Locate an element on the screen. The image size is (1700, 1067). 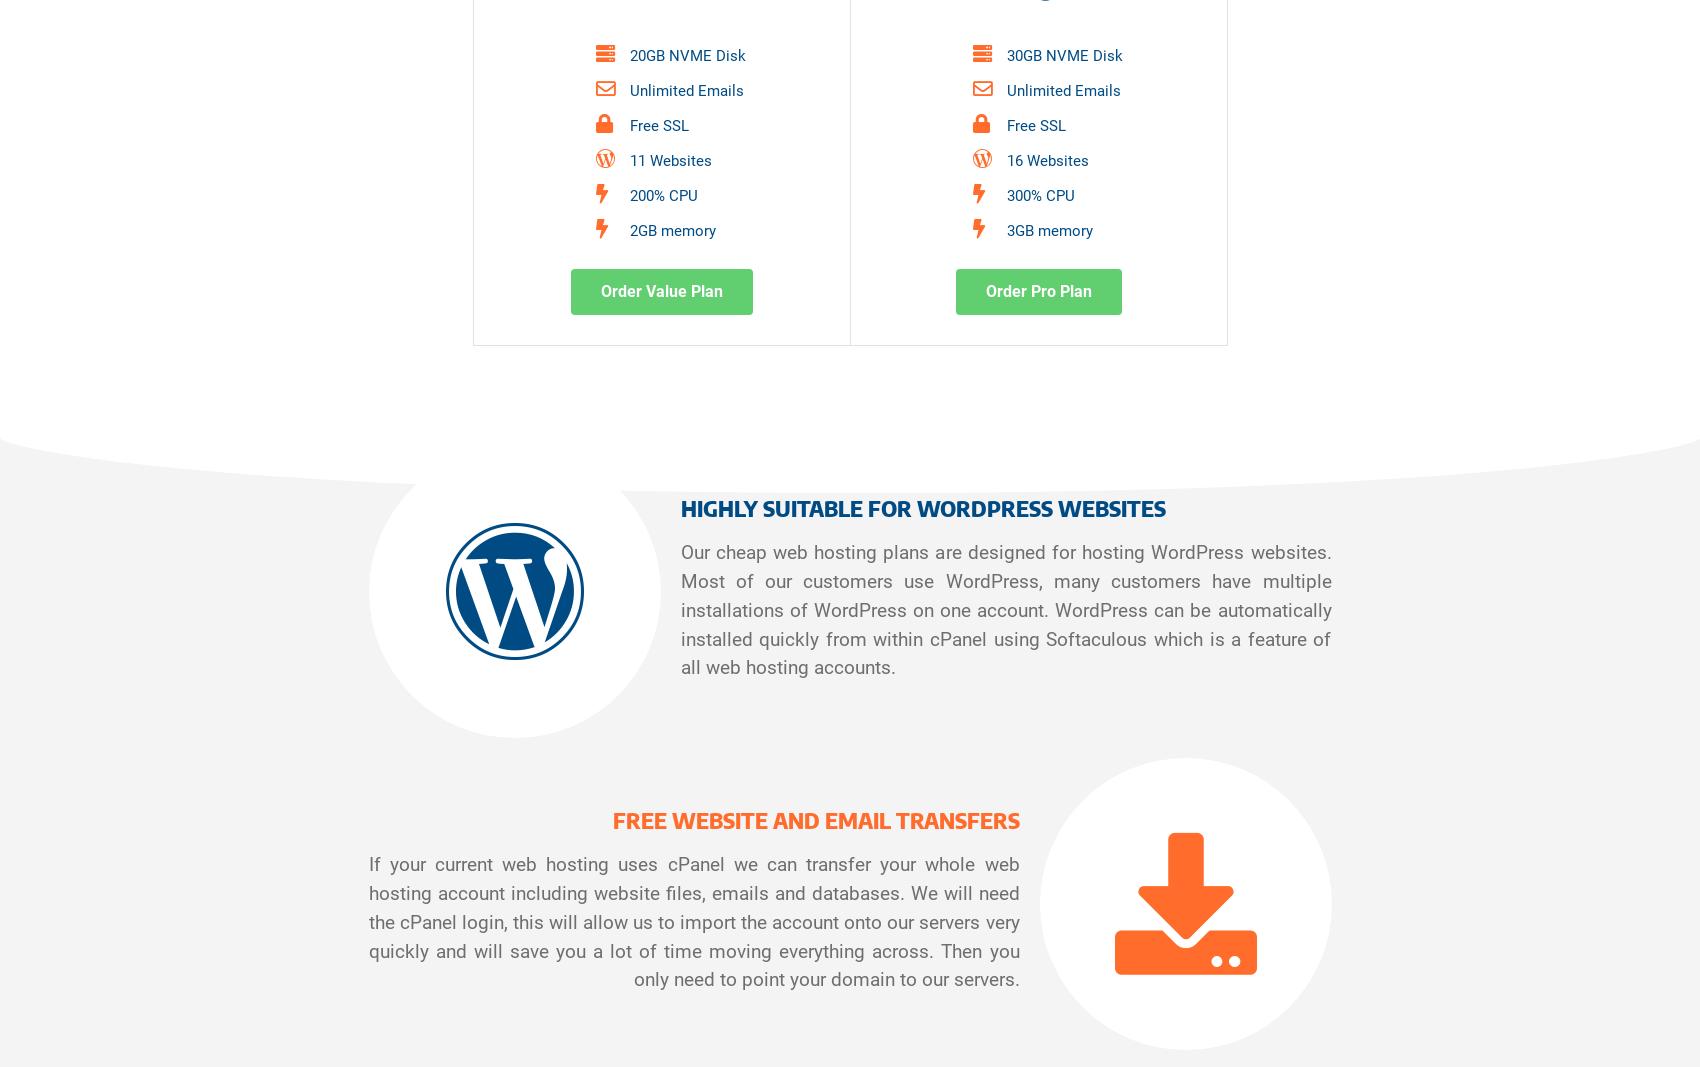
'Our cheap web hosting plans are designed for hosting WordPress websites. Most of our customers use WordPress, many customers have multiple installations of WordPress on one account. WordPress can be automatically installed quickly from within cPanel using Softaculous which is a feature of all web hosting accounts.' is located at coordinates (1004, 610).